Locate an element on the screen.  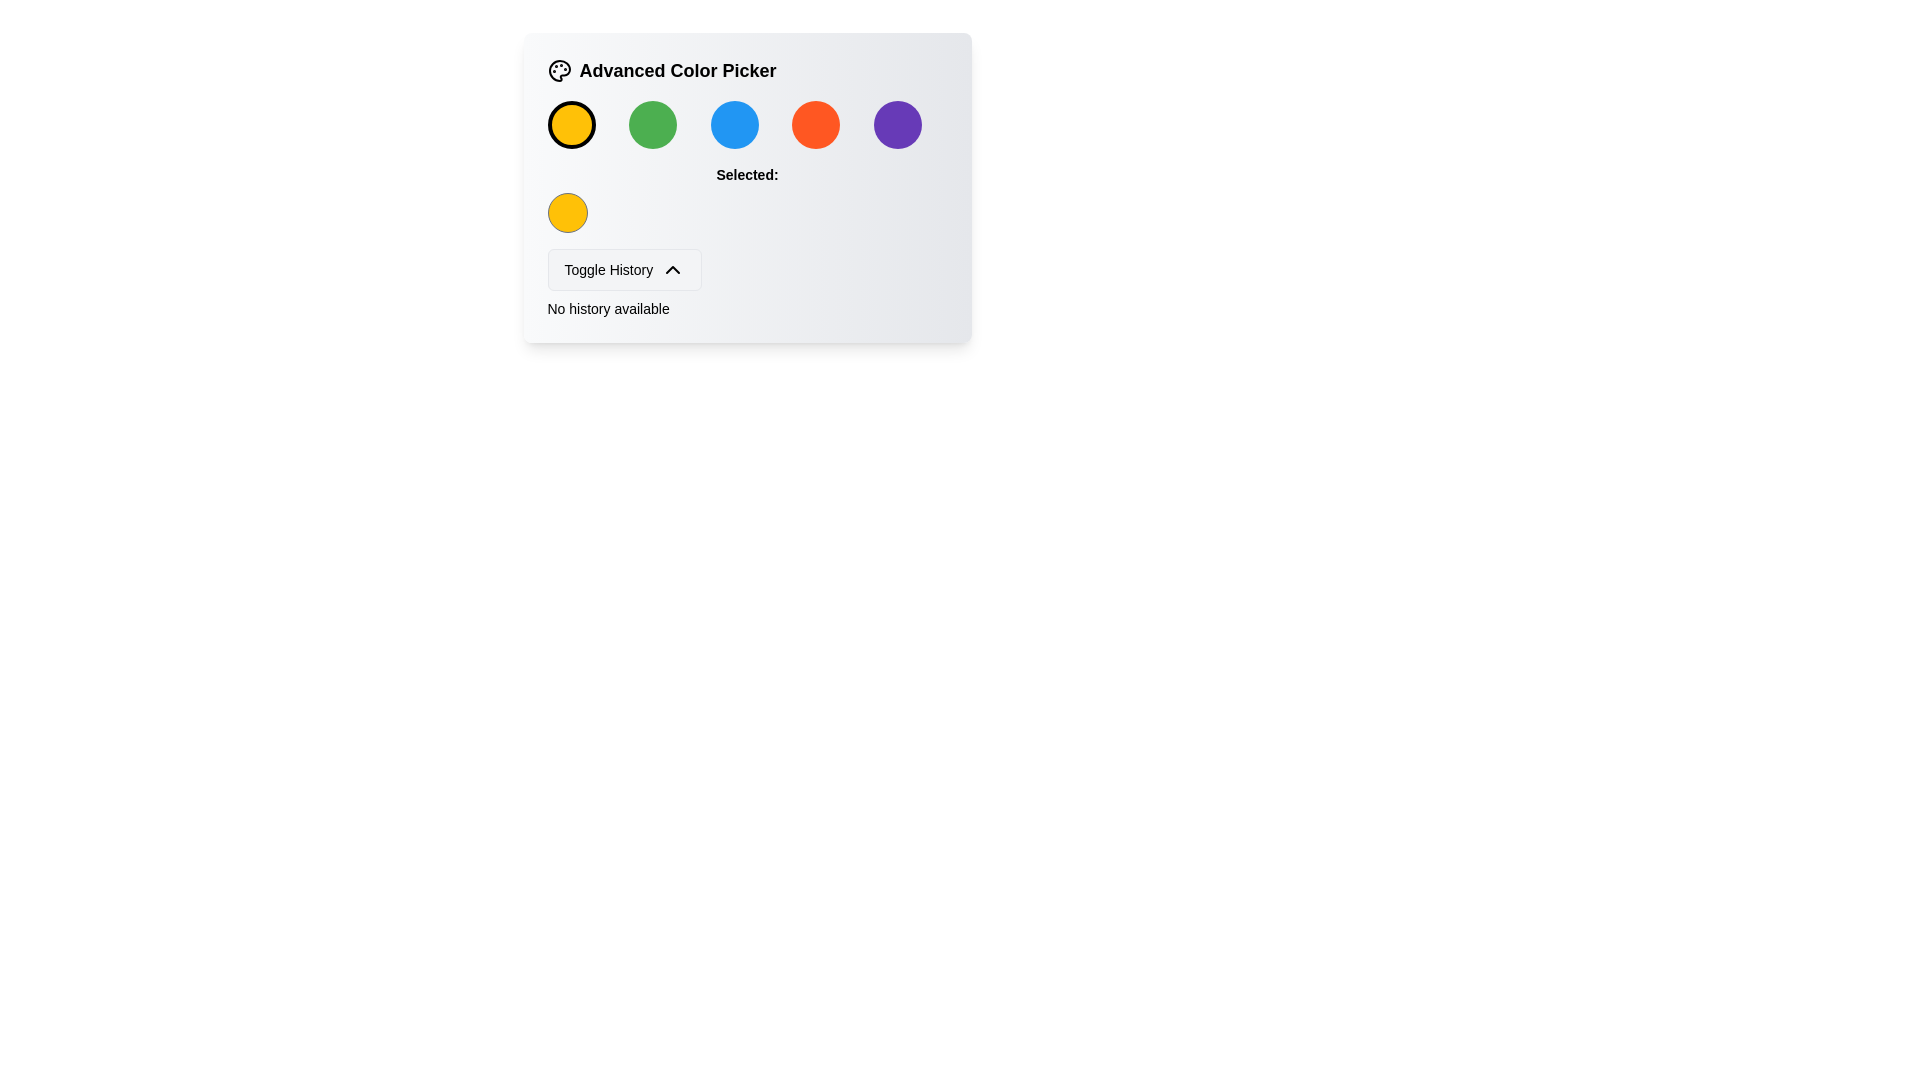
the blue color selection button in the advanced color picker tool, which is the third item in a row of five circular icons is located at coordinates (733, 124).